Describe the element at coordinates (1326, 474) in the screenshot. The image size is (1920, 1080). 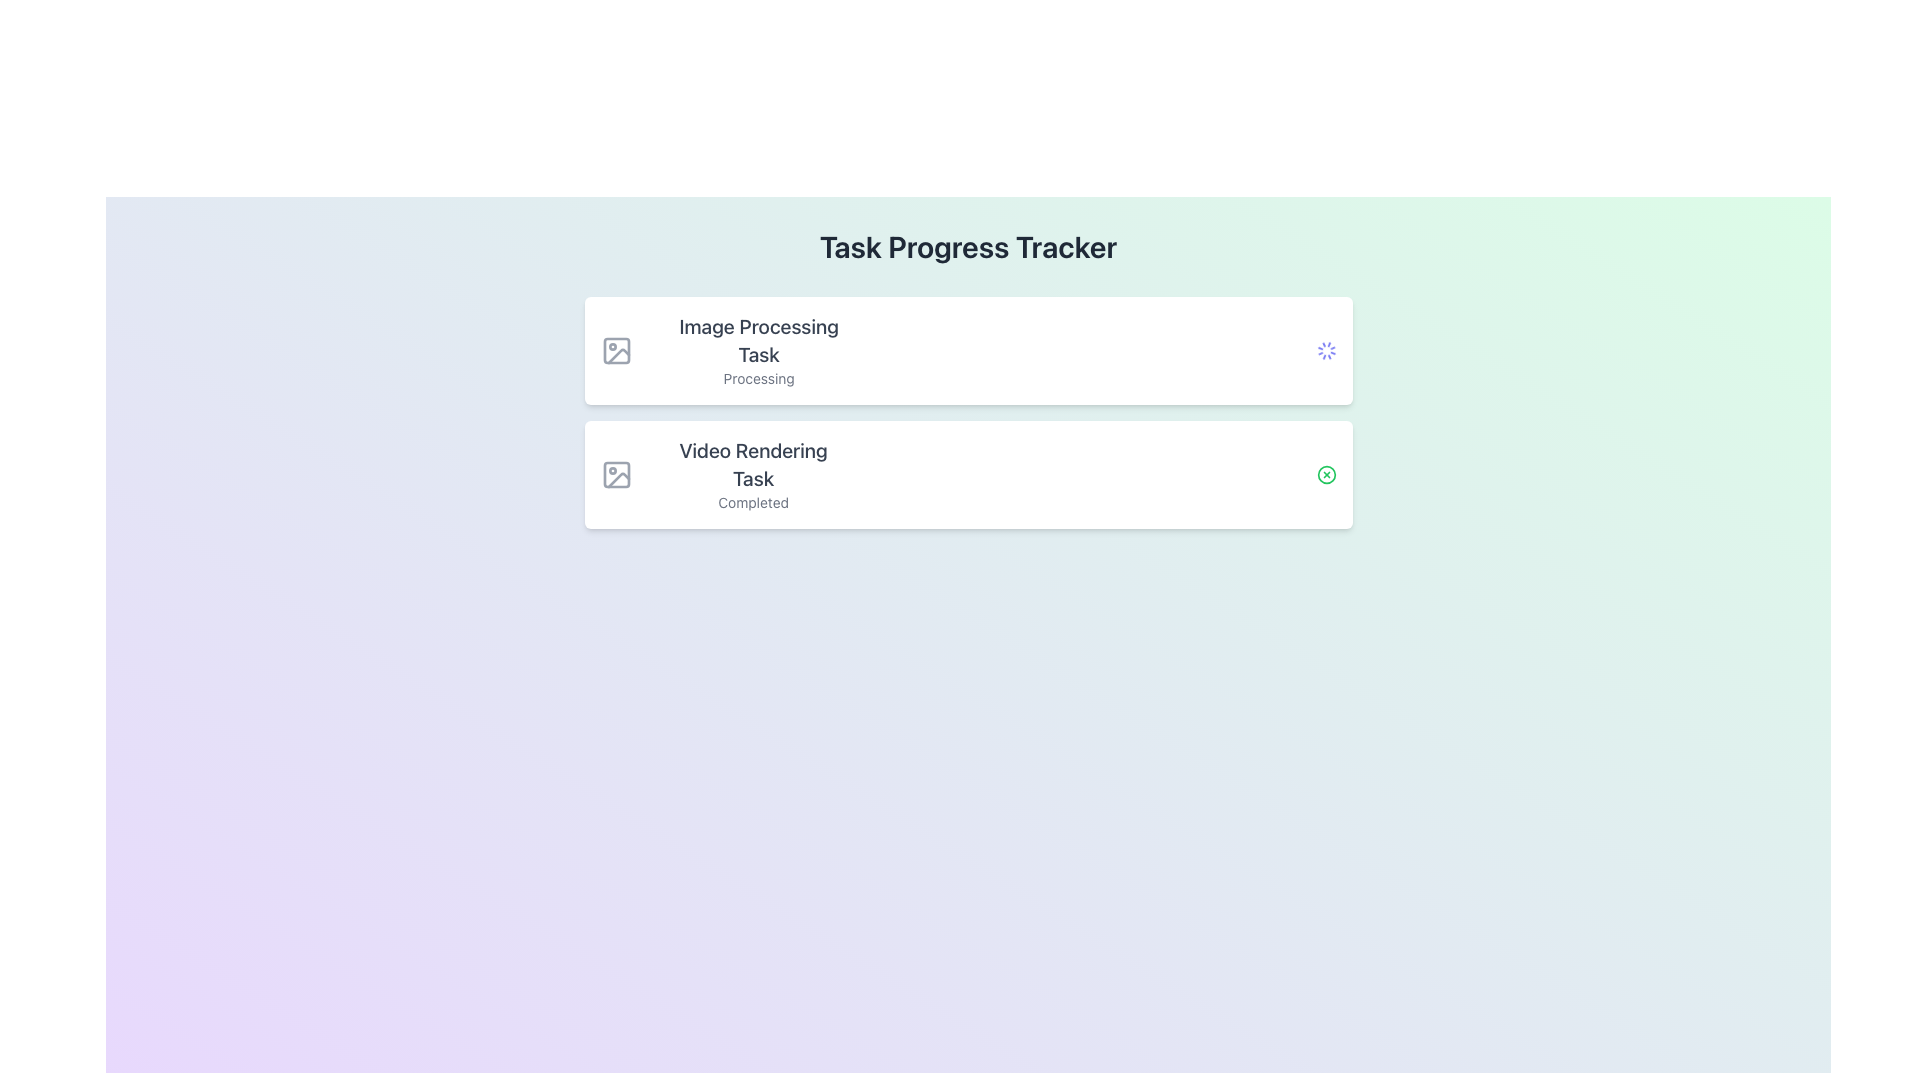
I see `the filled circle icon representing the 'Video Rendering' task in the task interface` at that location.